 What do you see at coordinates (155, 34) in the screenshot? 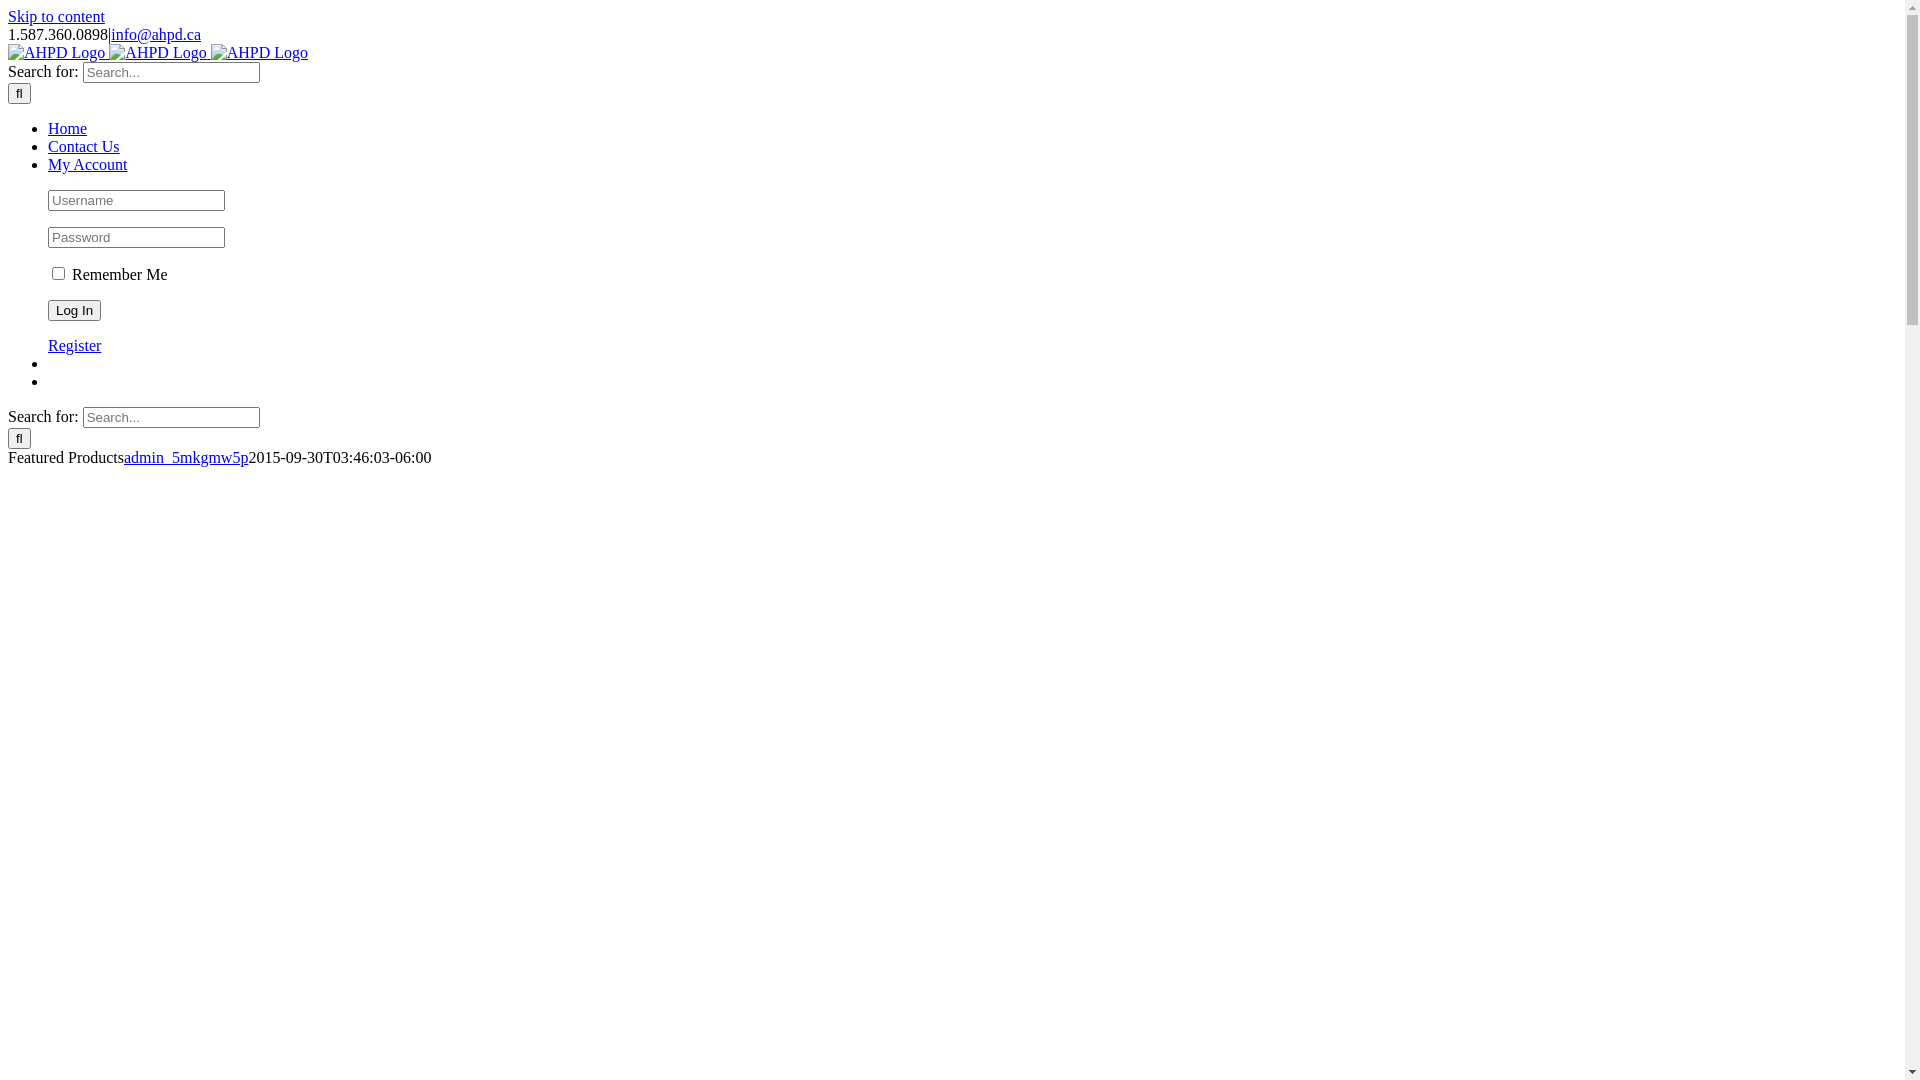
I see `'info@ahpd.ca'` at bounding box center [155, 34].